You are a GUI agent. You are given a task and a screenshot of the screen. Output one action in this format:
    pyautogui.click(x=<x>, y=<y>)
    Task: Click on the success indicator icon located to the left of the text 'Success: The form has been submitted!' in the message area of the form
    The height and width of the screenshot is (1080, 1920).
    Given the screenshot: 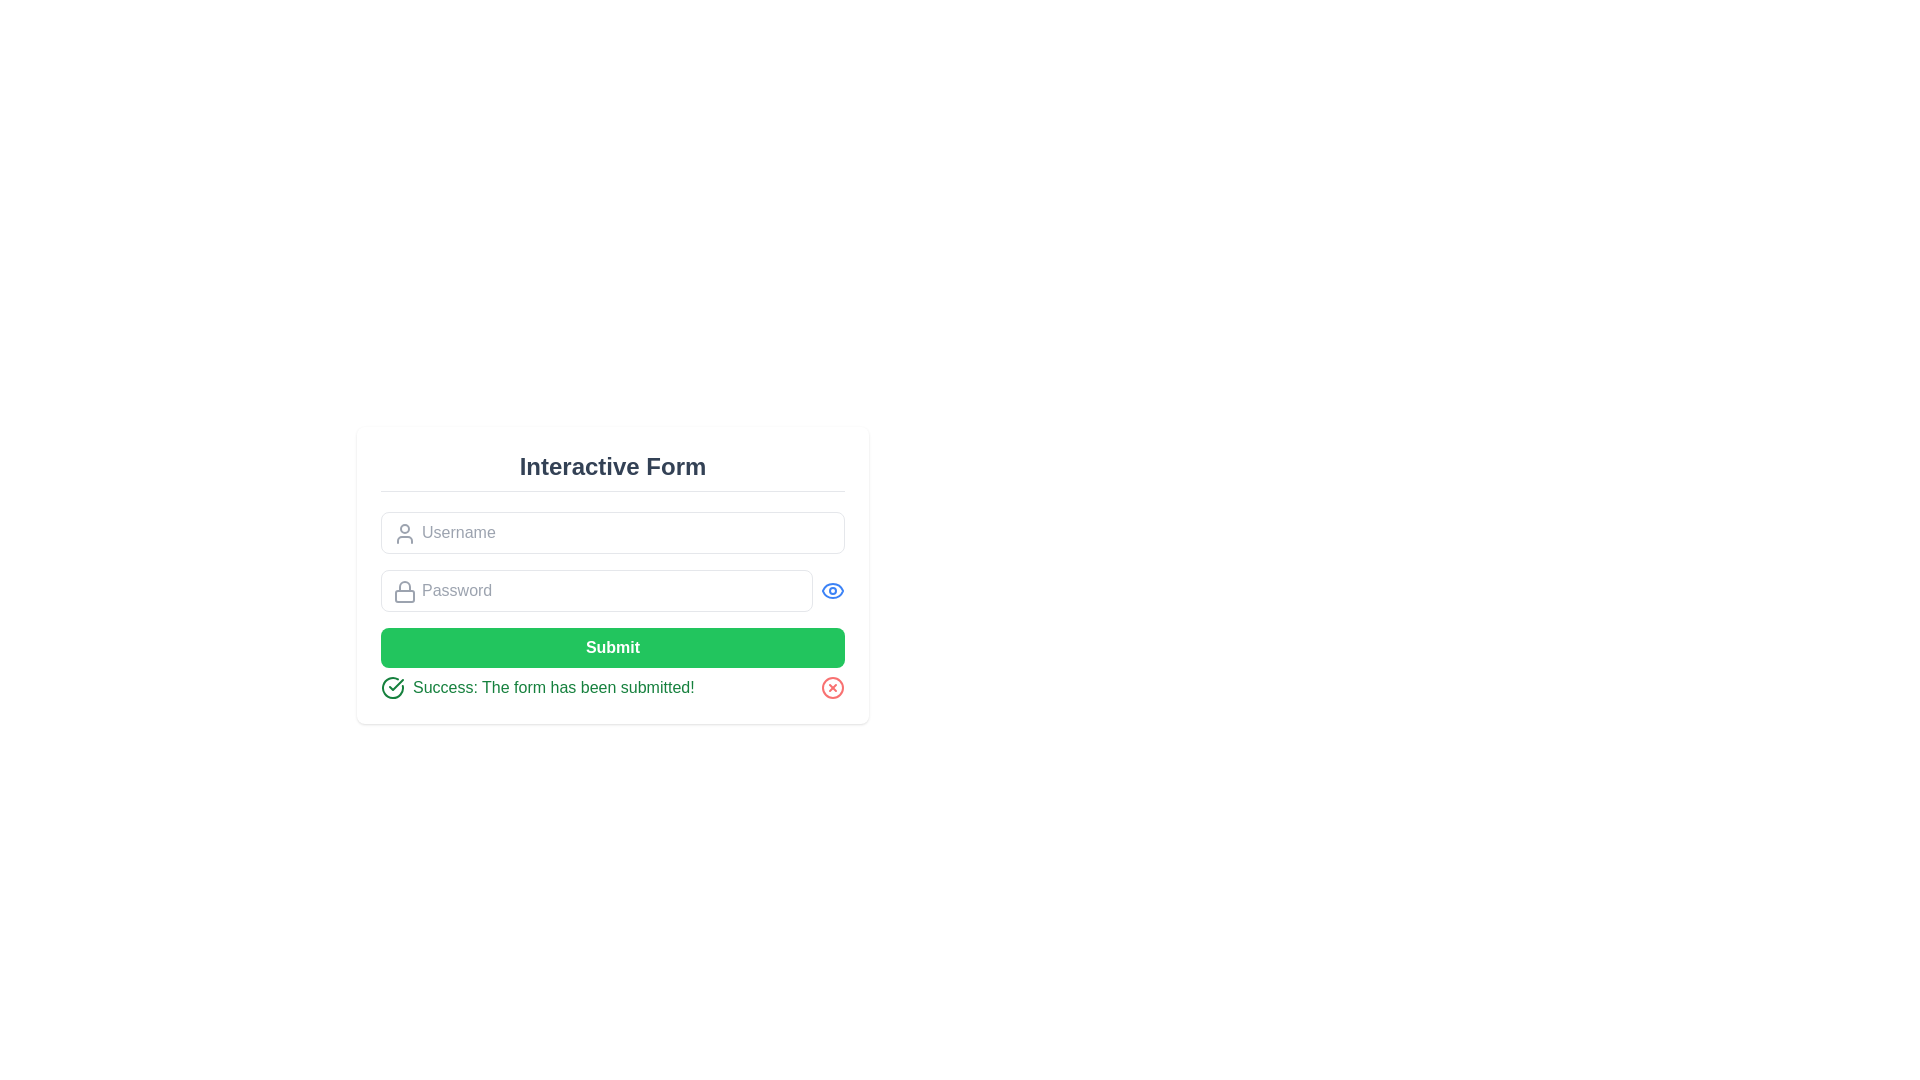 What is the action you would take?
    pyautogui.click(x=396, y=684)
    